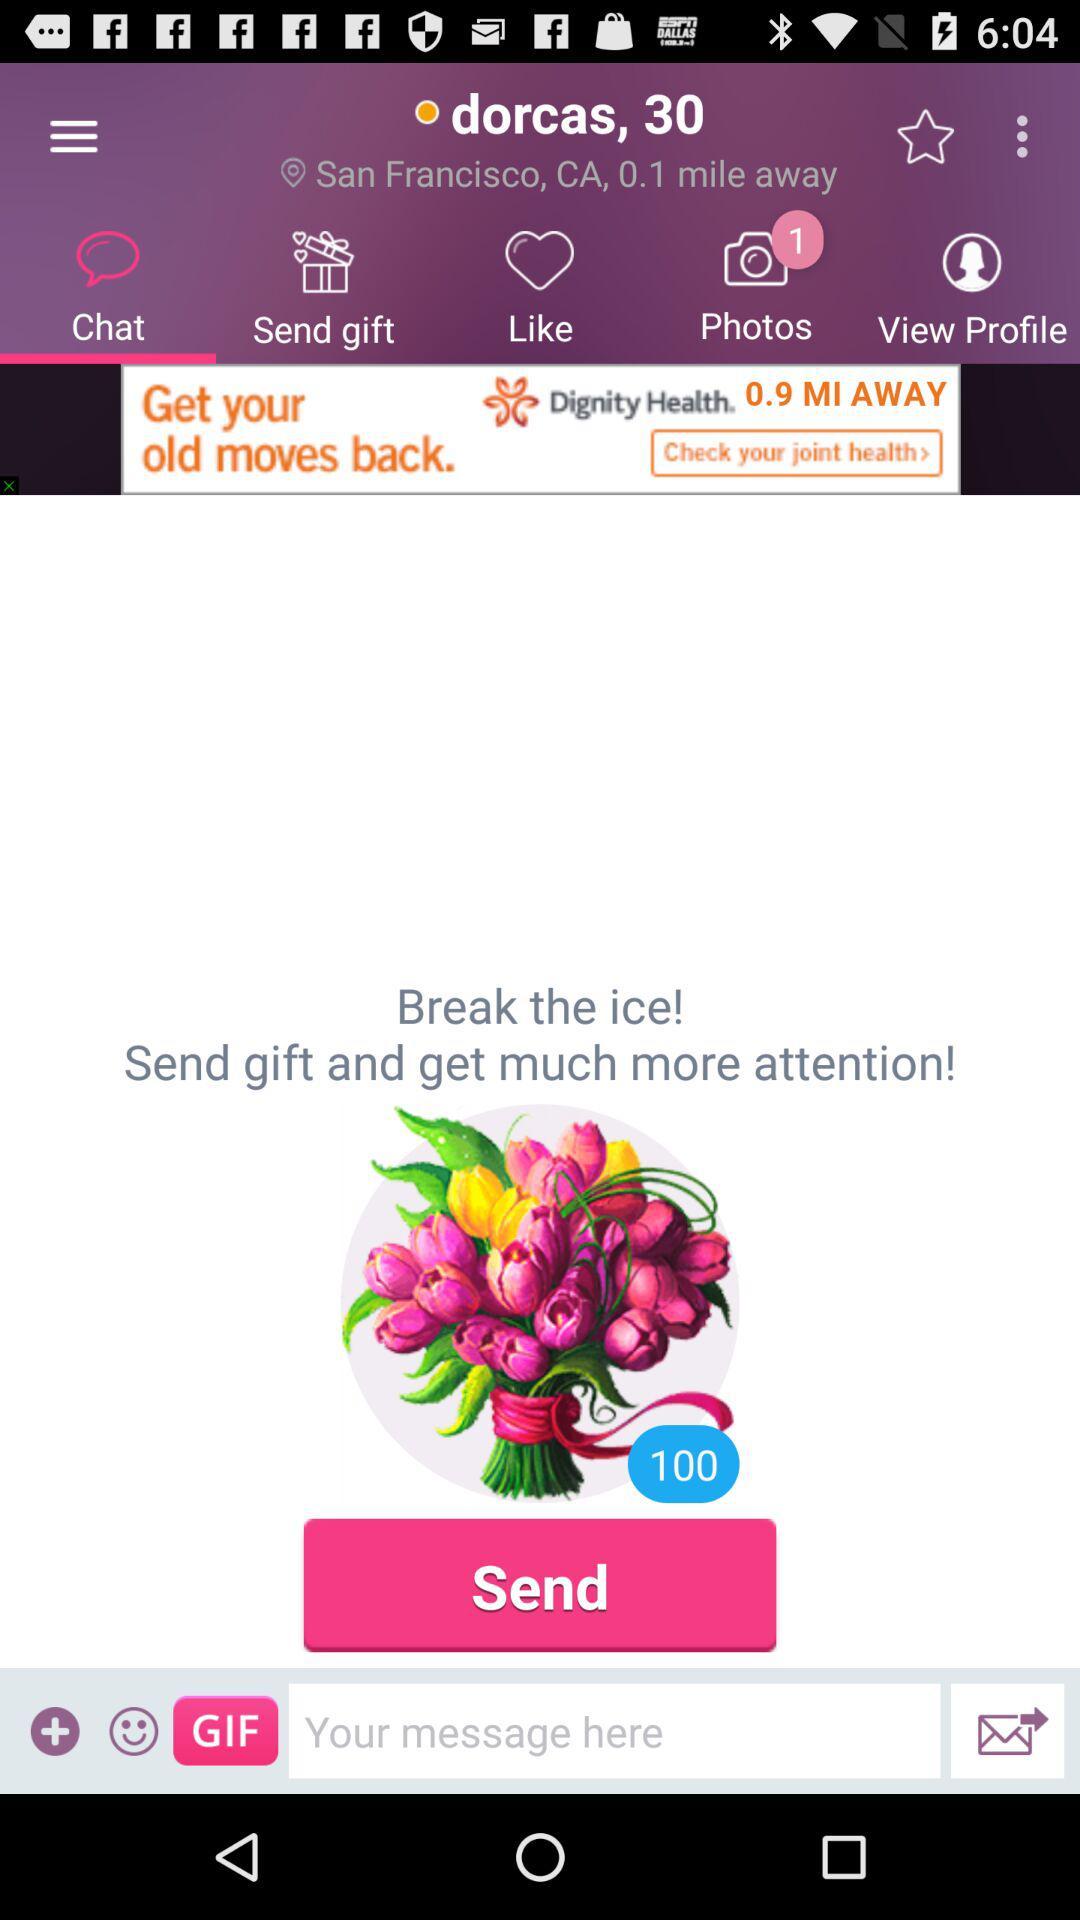 The image size is (1080, 1920). I want to click on icon above view profile item, so click(1027, 135).